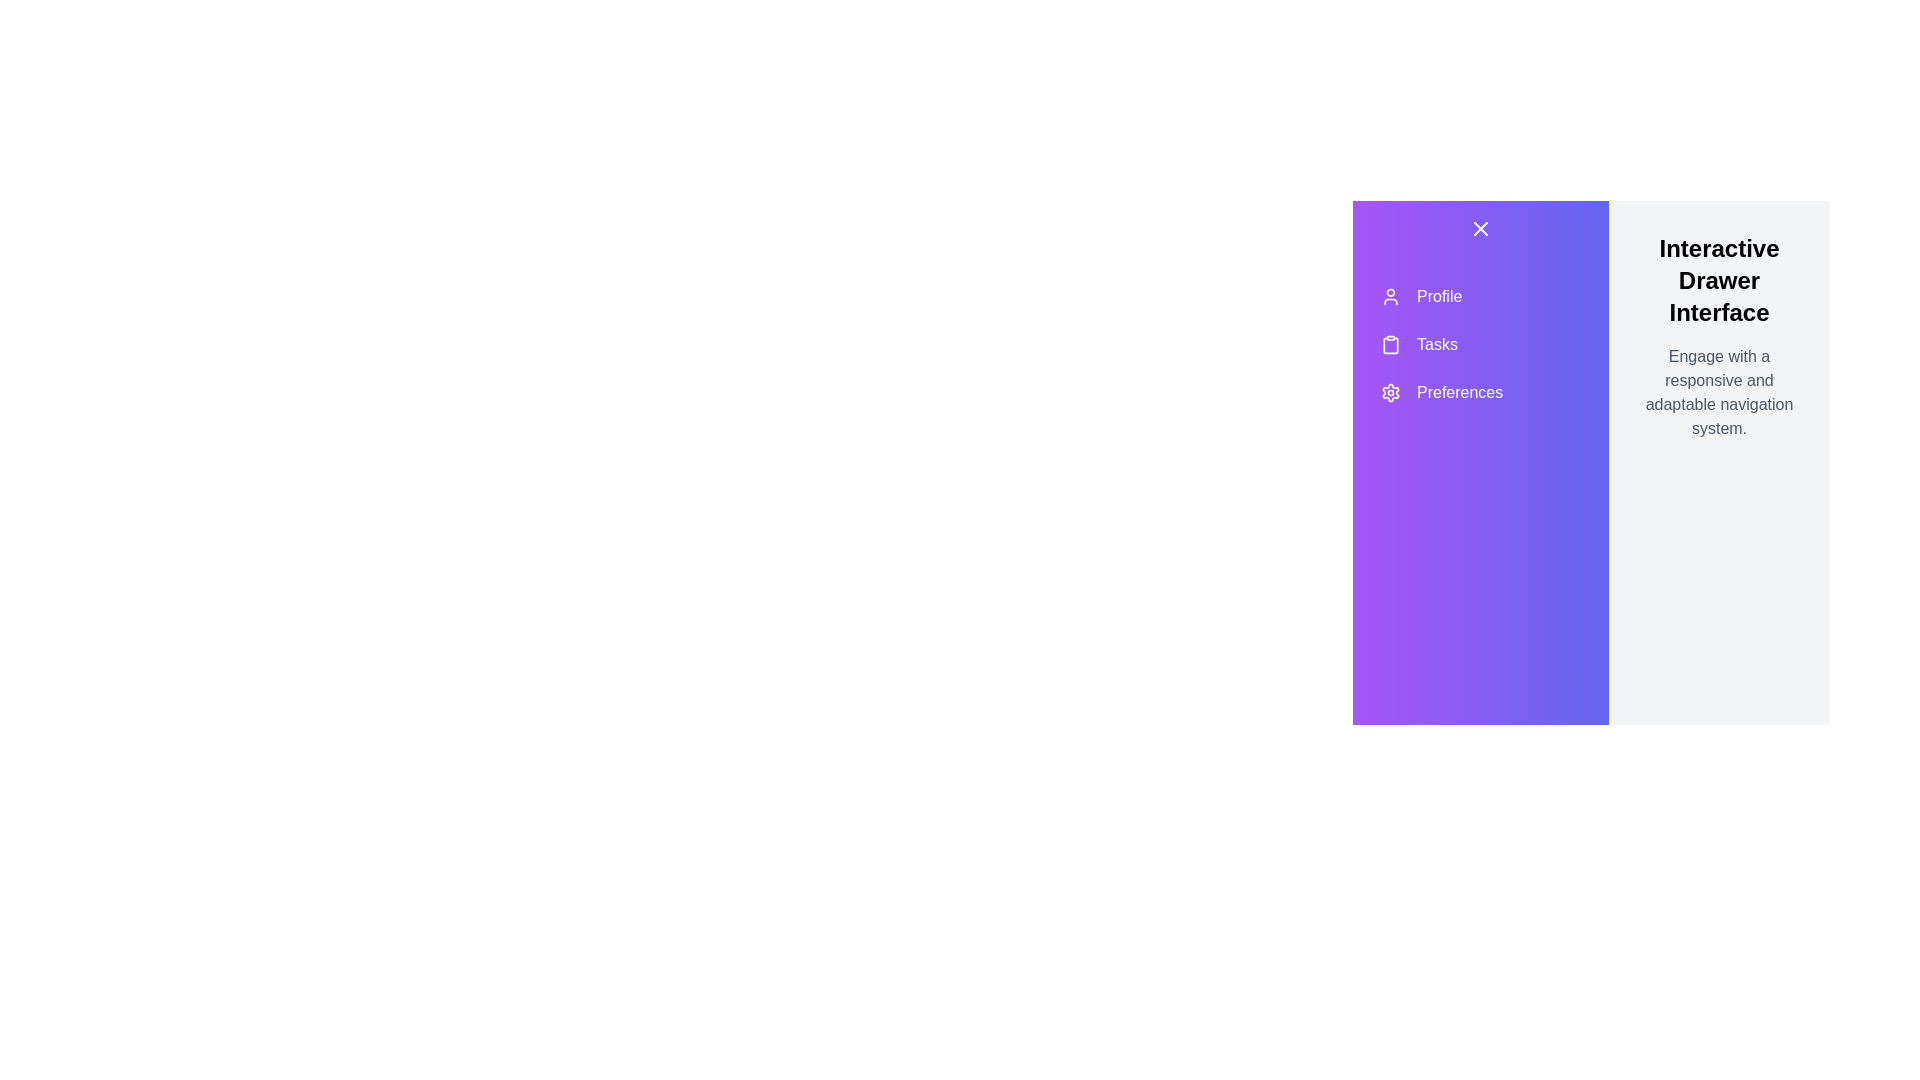 This screenshot has width=1920, height=1080. What do you see at coordinates (1481, 393) in the screenshot?
I see `the menu item Preferences from the sidebar` at bounding box center [1481, 393].